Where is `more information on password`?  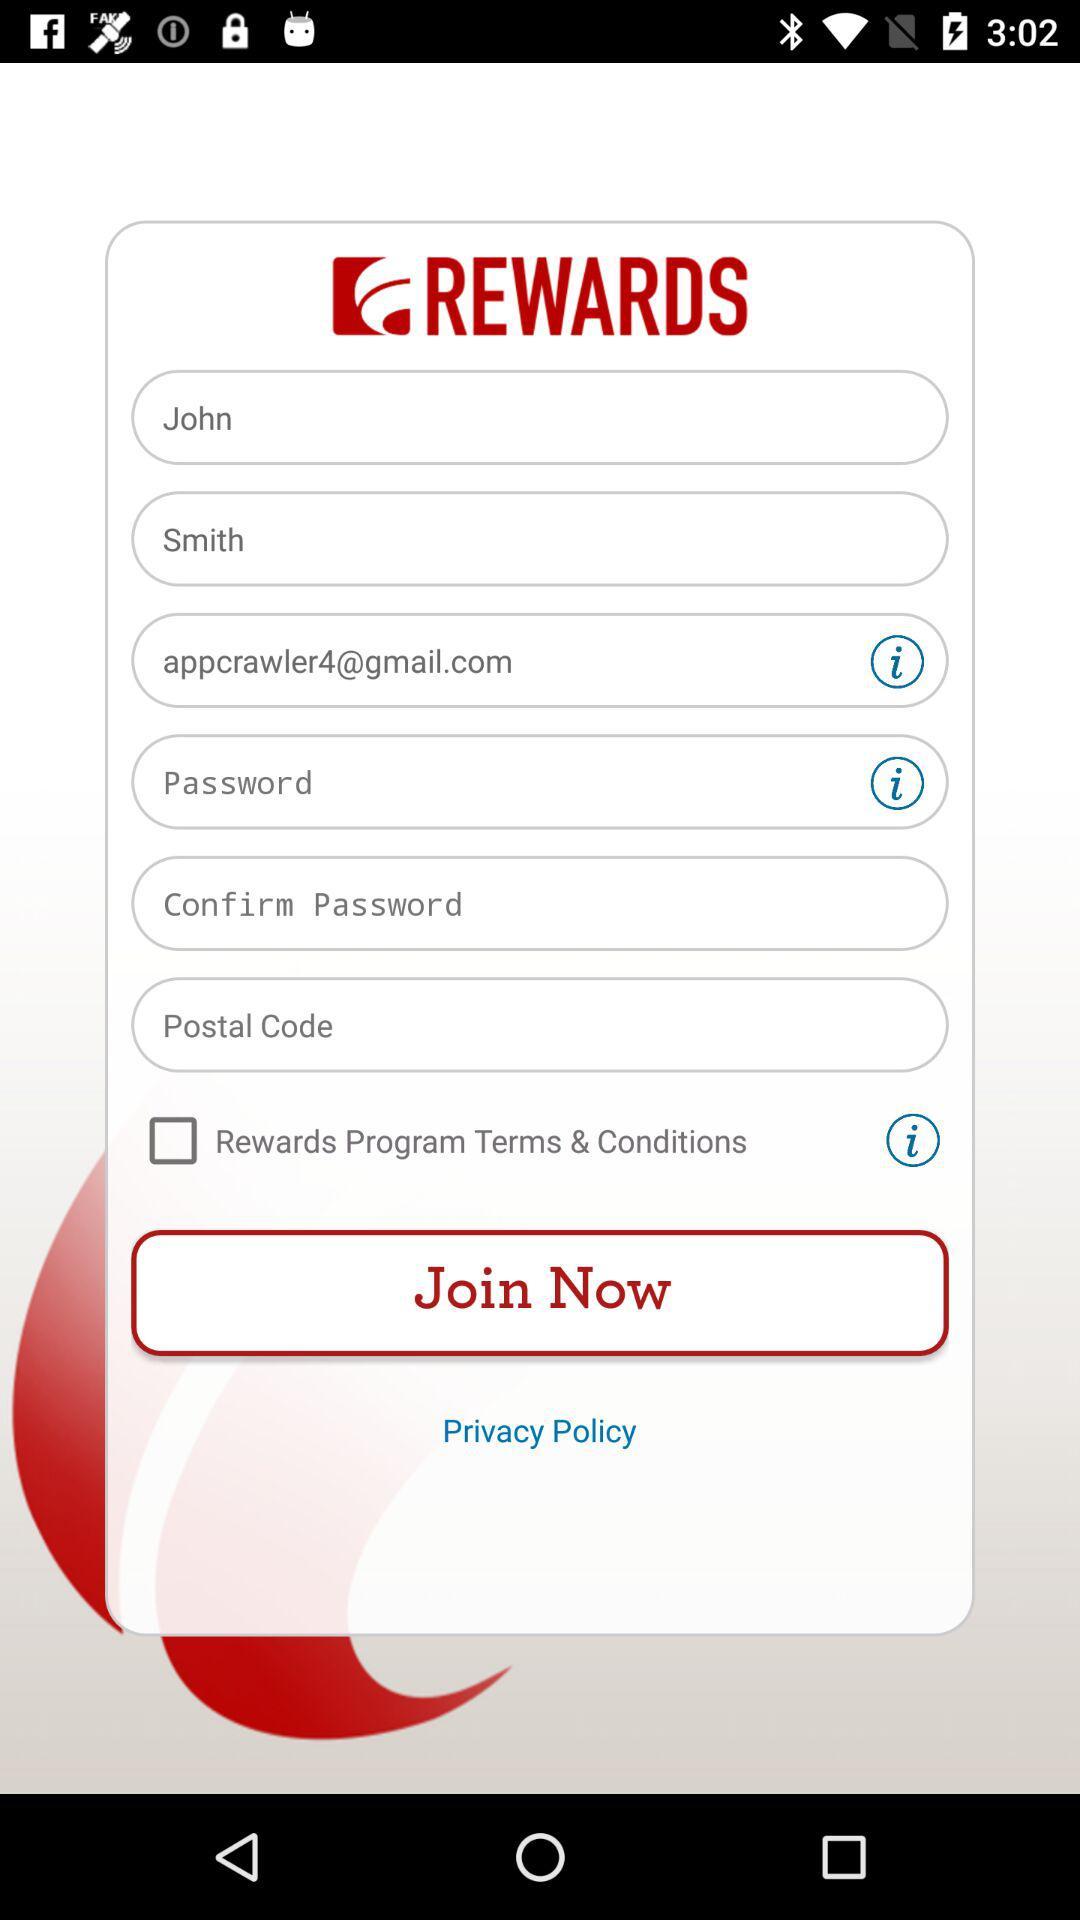
more information on password is located at coordinates (896, 782).